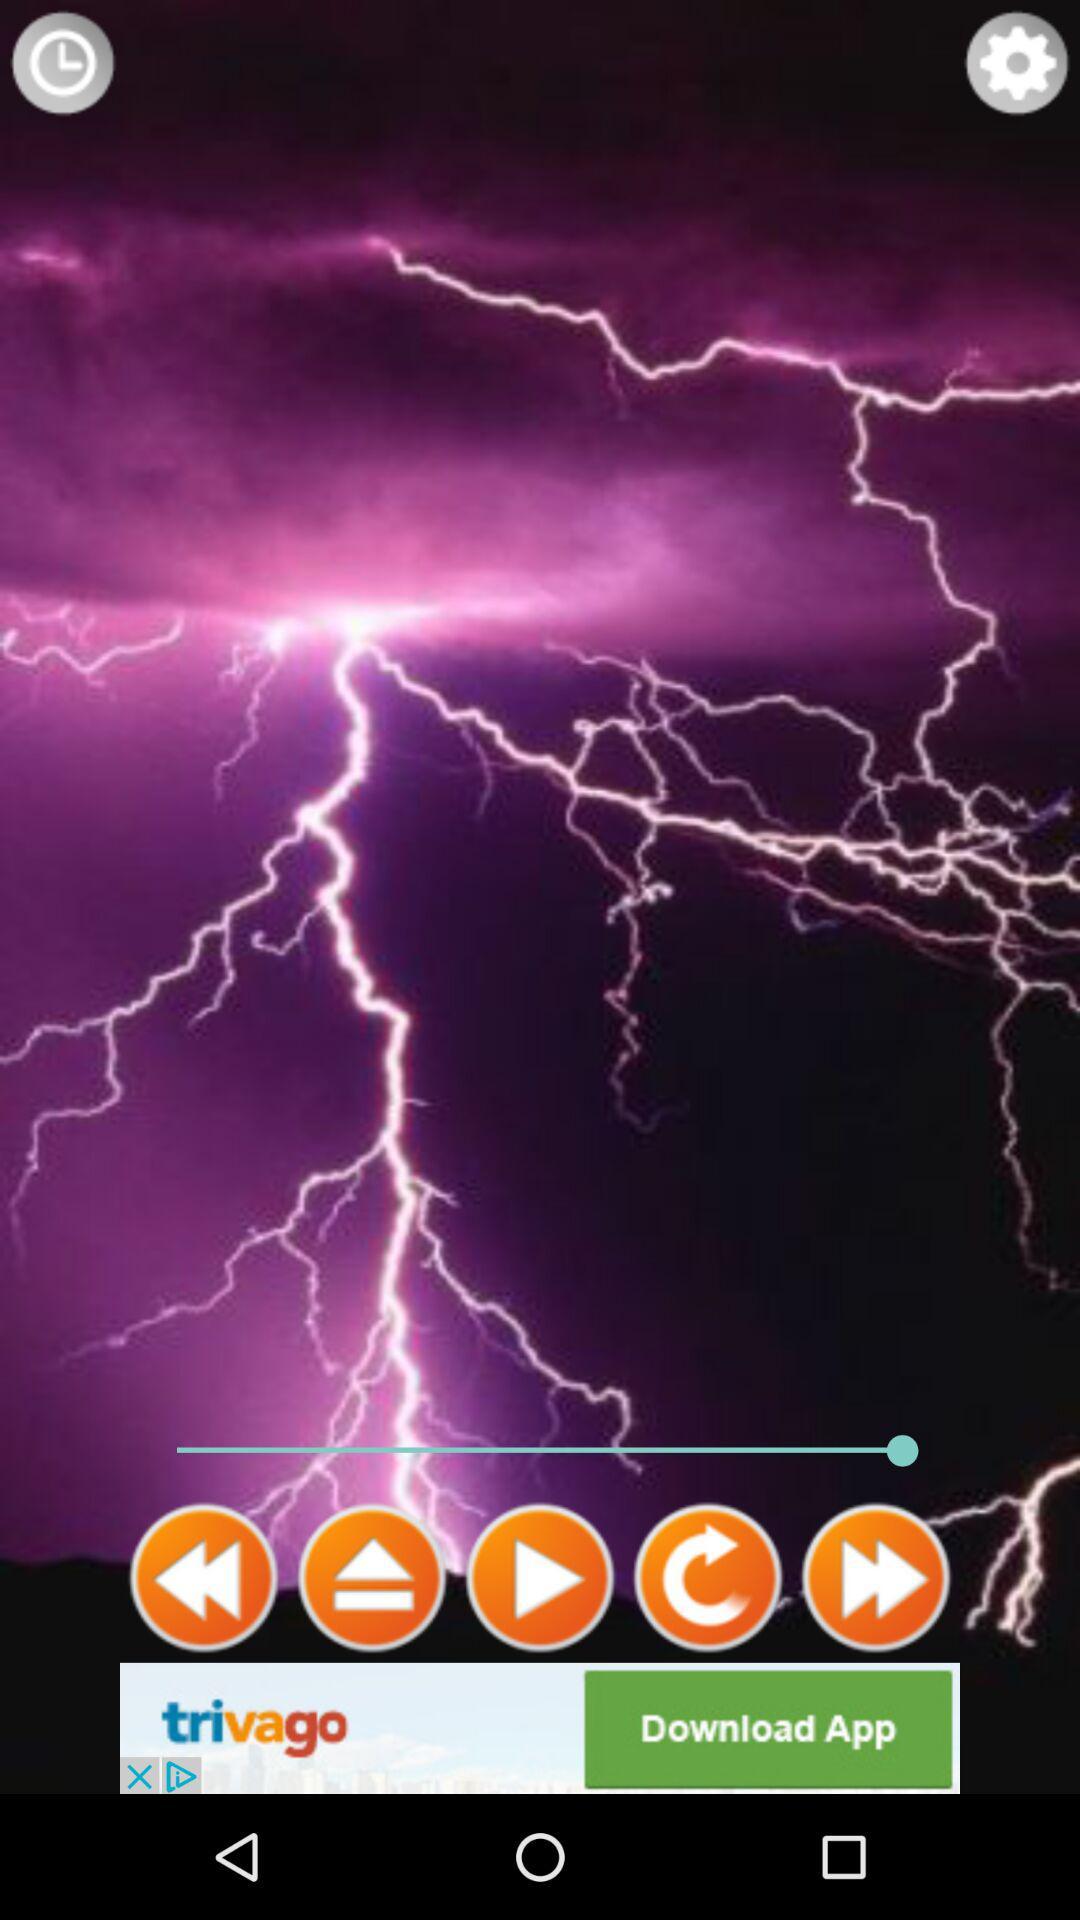 The image size is (1080, 1920). I want to click on time display, so click(61, 62).